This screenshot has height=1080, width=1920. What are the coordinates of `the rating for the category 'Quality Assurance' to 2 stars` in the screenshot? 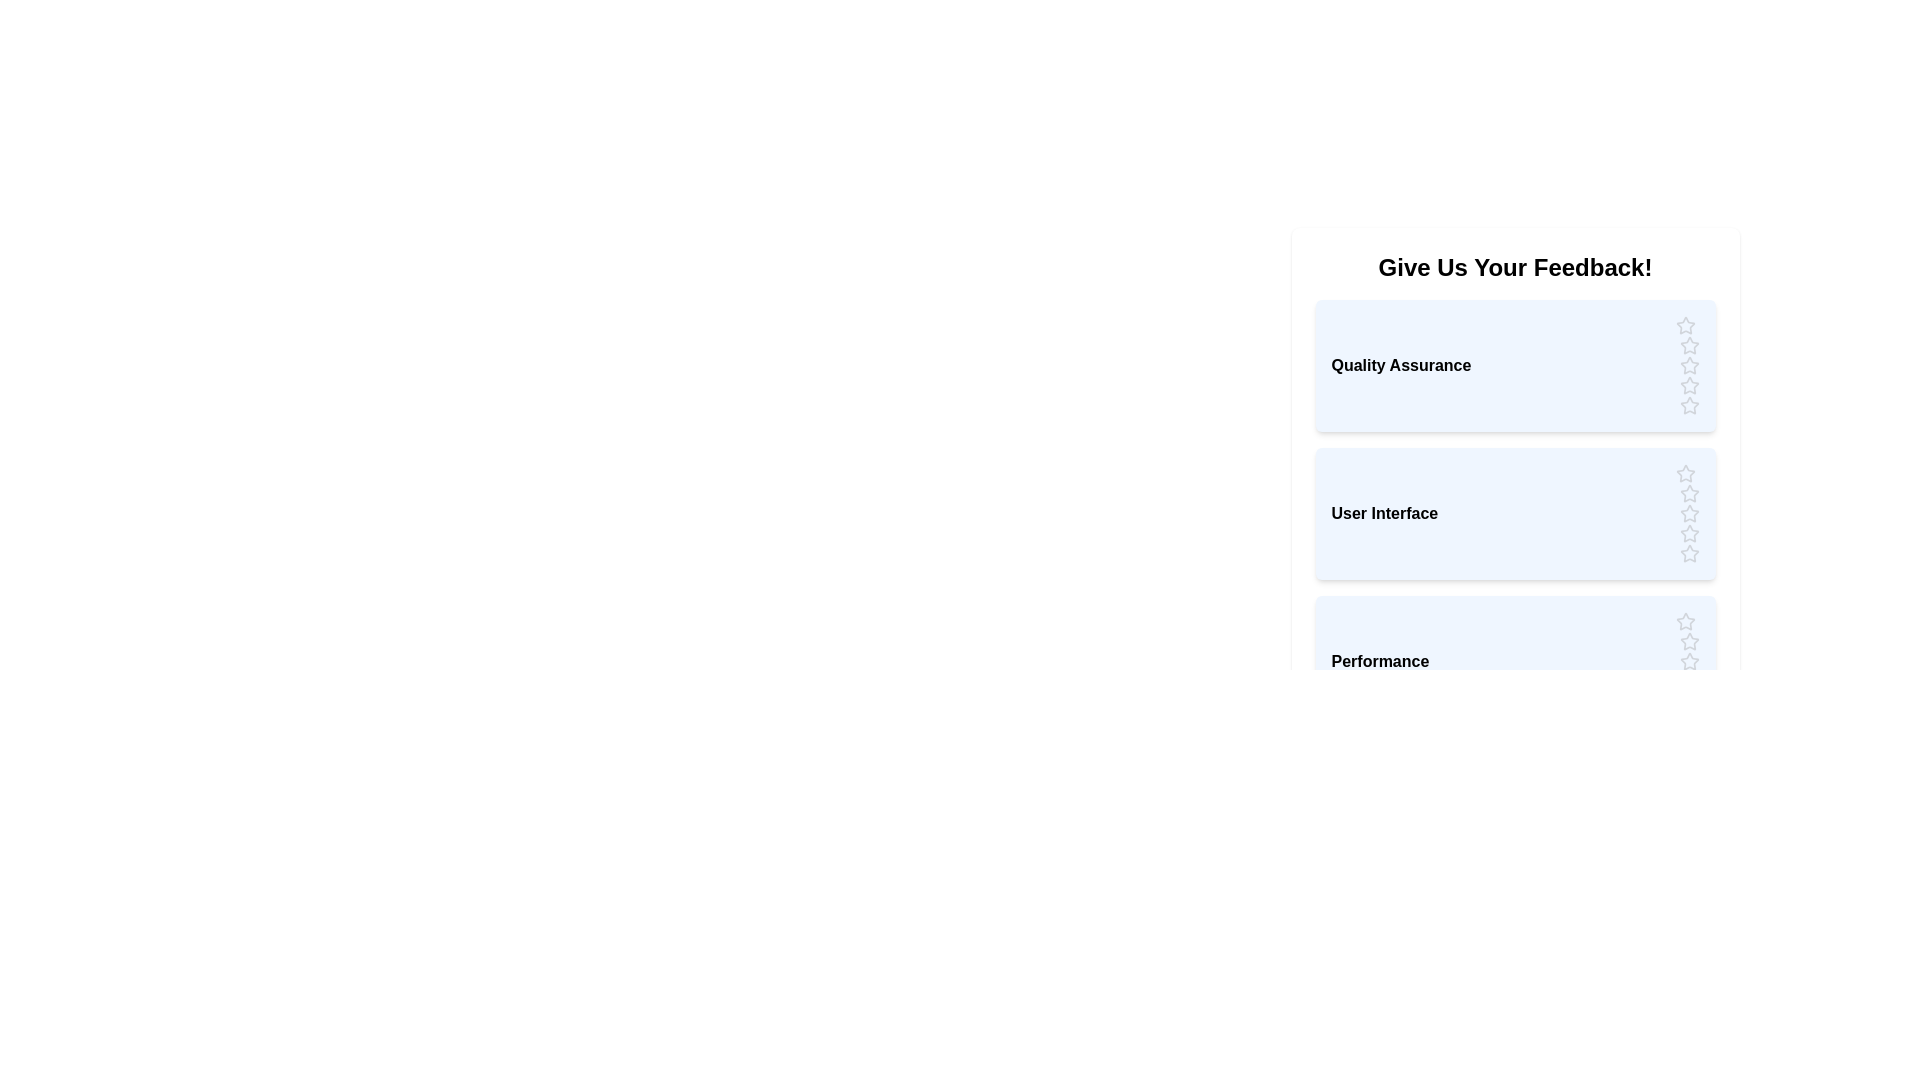 It's located at (1688, 345).